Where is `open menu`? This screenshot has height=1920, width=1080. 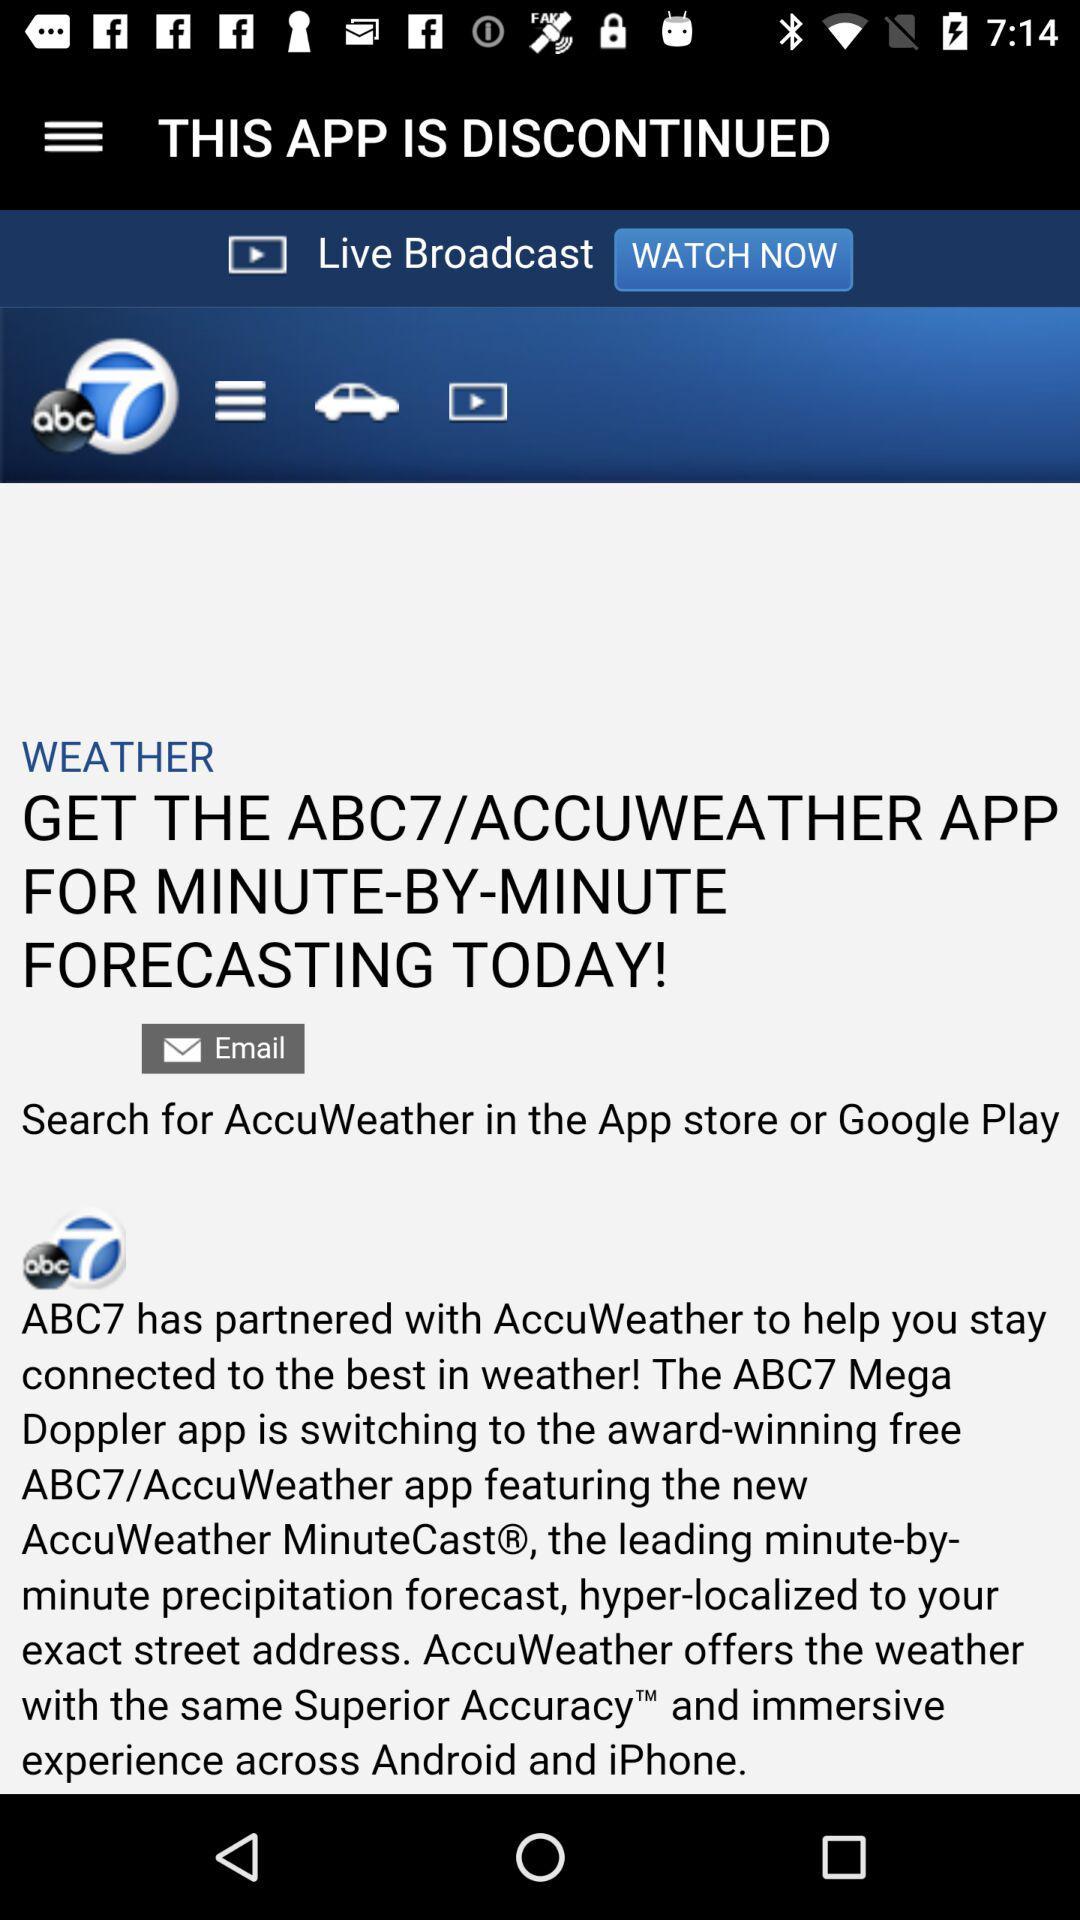 open menu is located at coordinates (72, 135).